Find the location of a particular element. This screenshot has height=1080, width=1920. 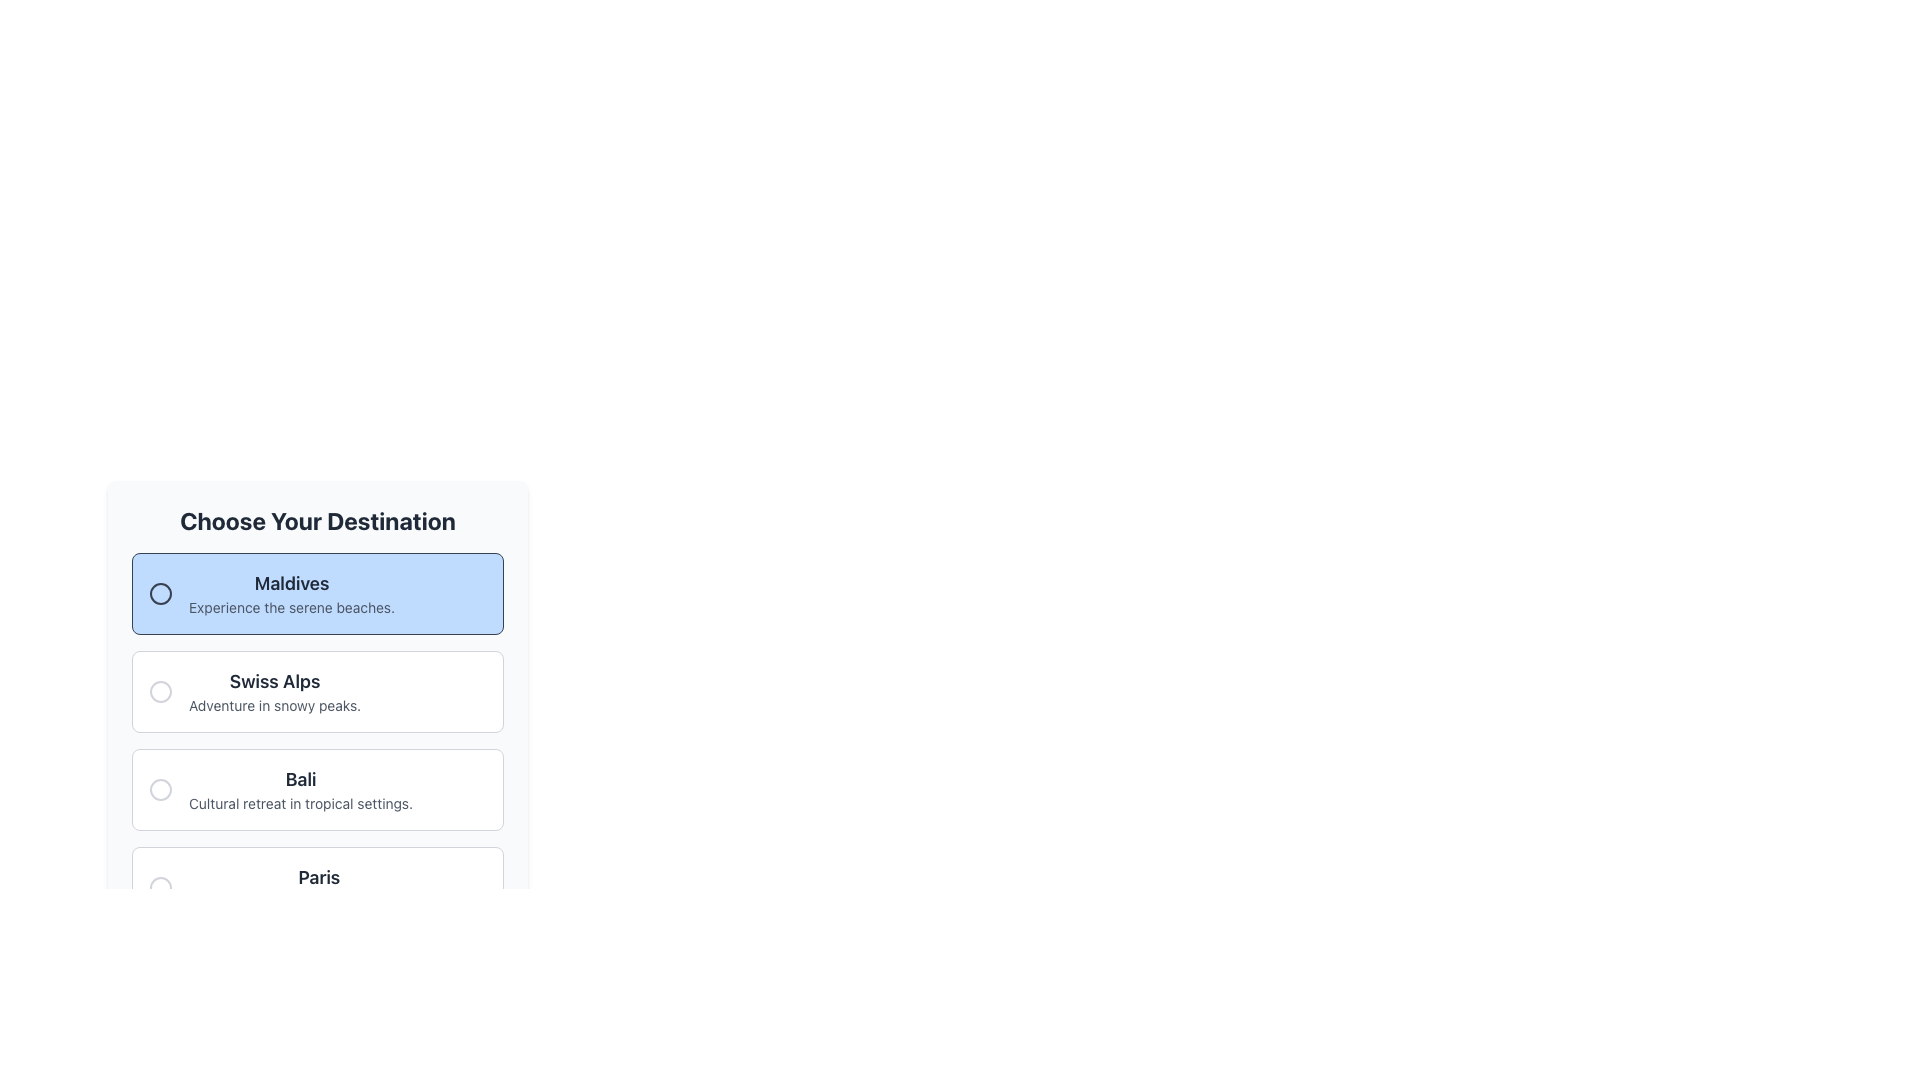

on the text label reading 'Bali', which is styled with bold typography and is the title of an option in a vertical list of destinations is located at coordinates (300, 778).